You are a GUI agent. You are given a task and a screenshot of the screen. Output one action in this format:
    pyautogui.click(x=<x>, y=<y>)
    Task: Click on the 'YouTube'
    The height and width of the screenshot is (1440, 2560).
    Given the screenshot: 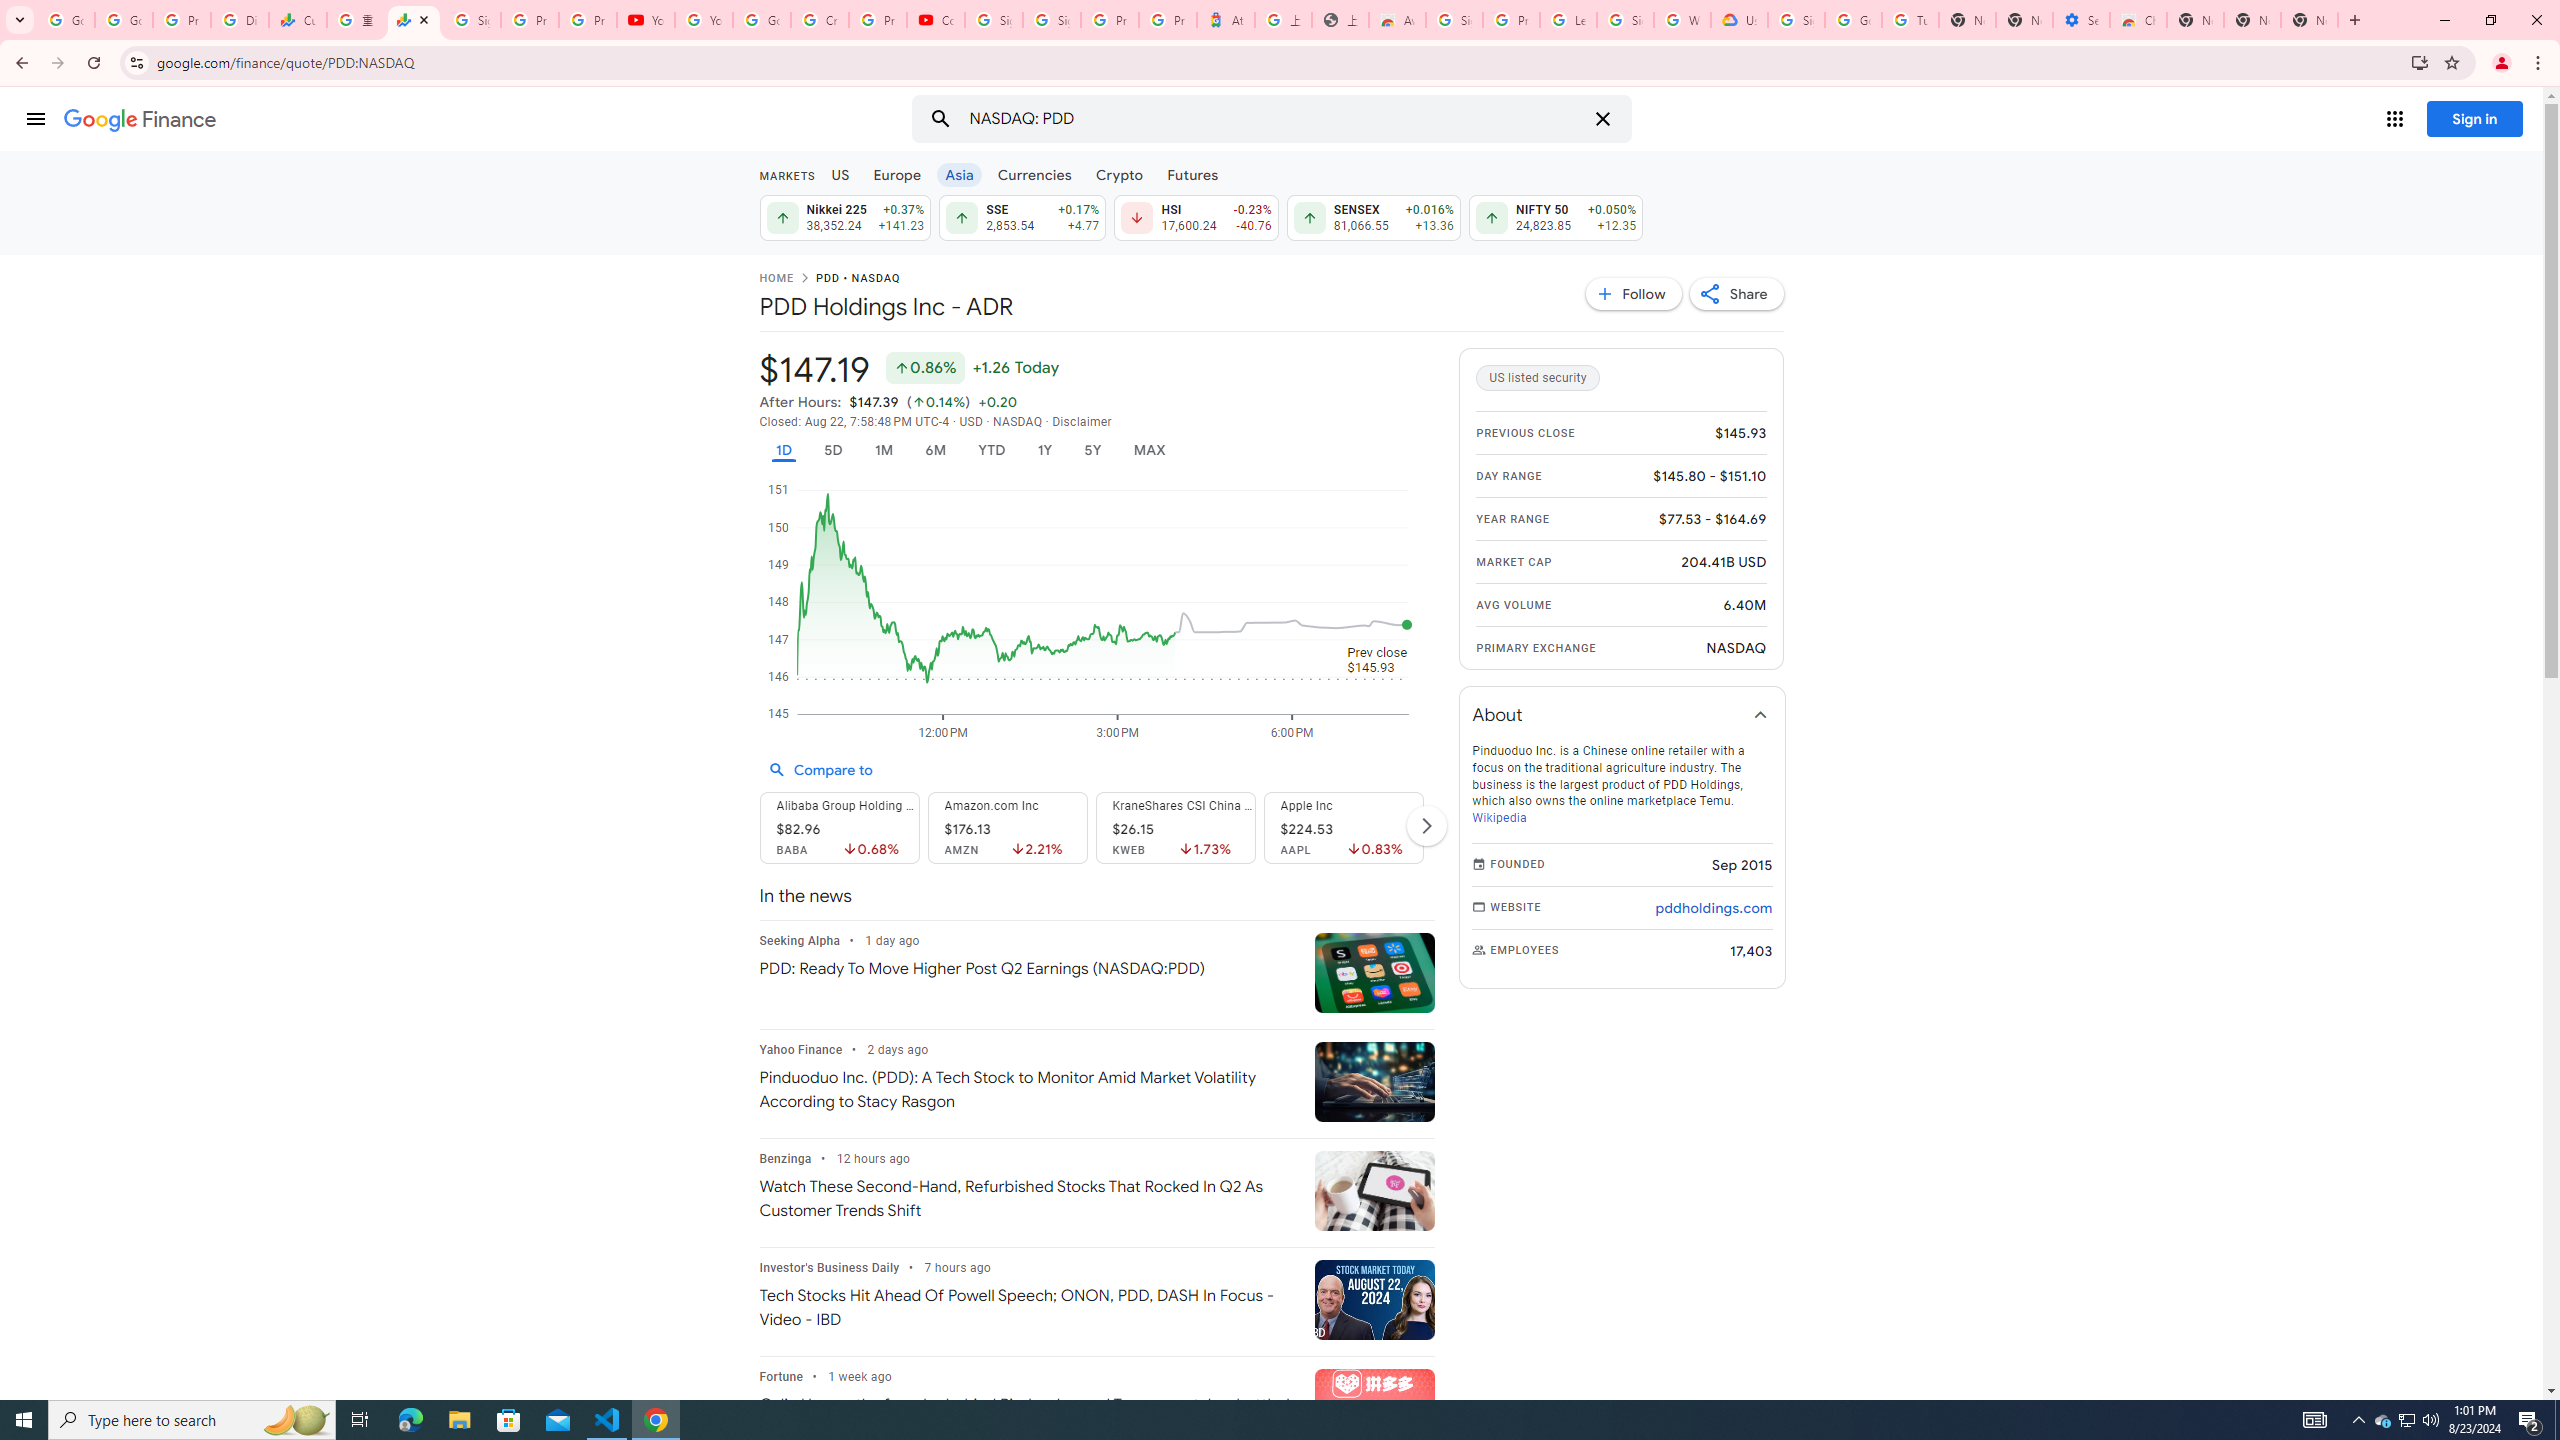 What is the action you would take?
    pyautogui.click(x=645, y=19)
    